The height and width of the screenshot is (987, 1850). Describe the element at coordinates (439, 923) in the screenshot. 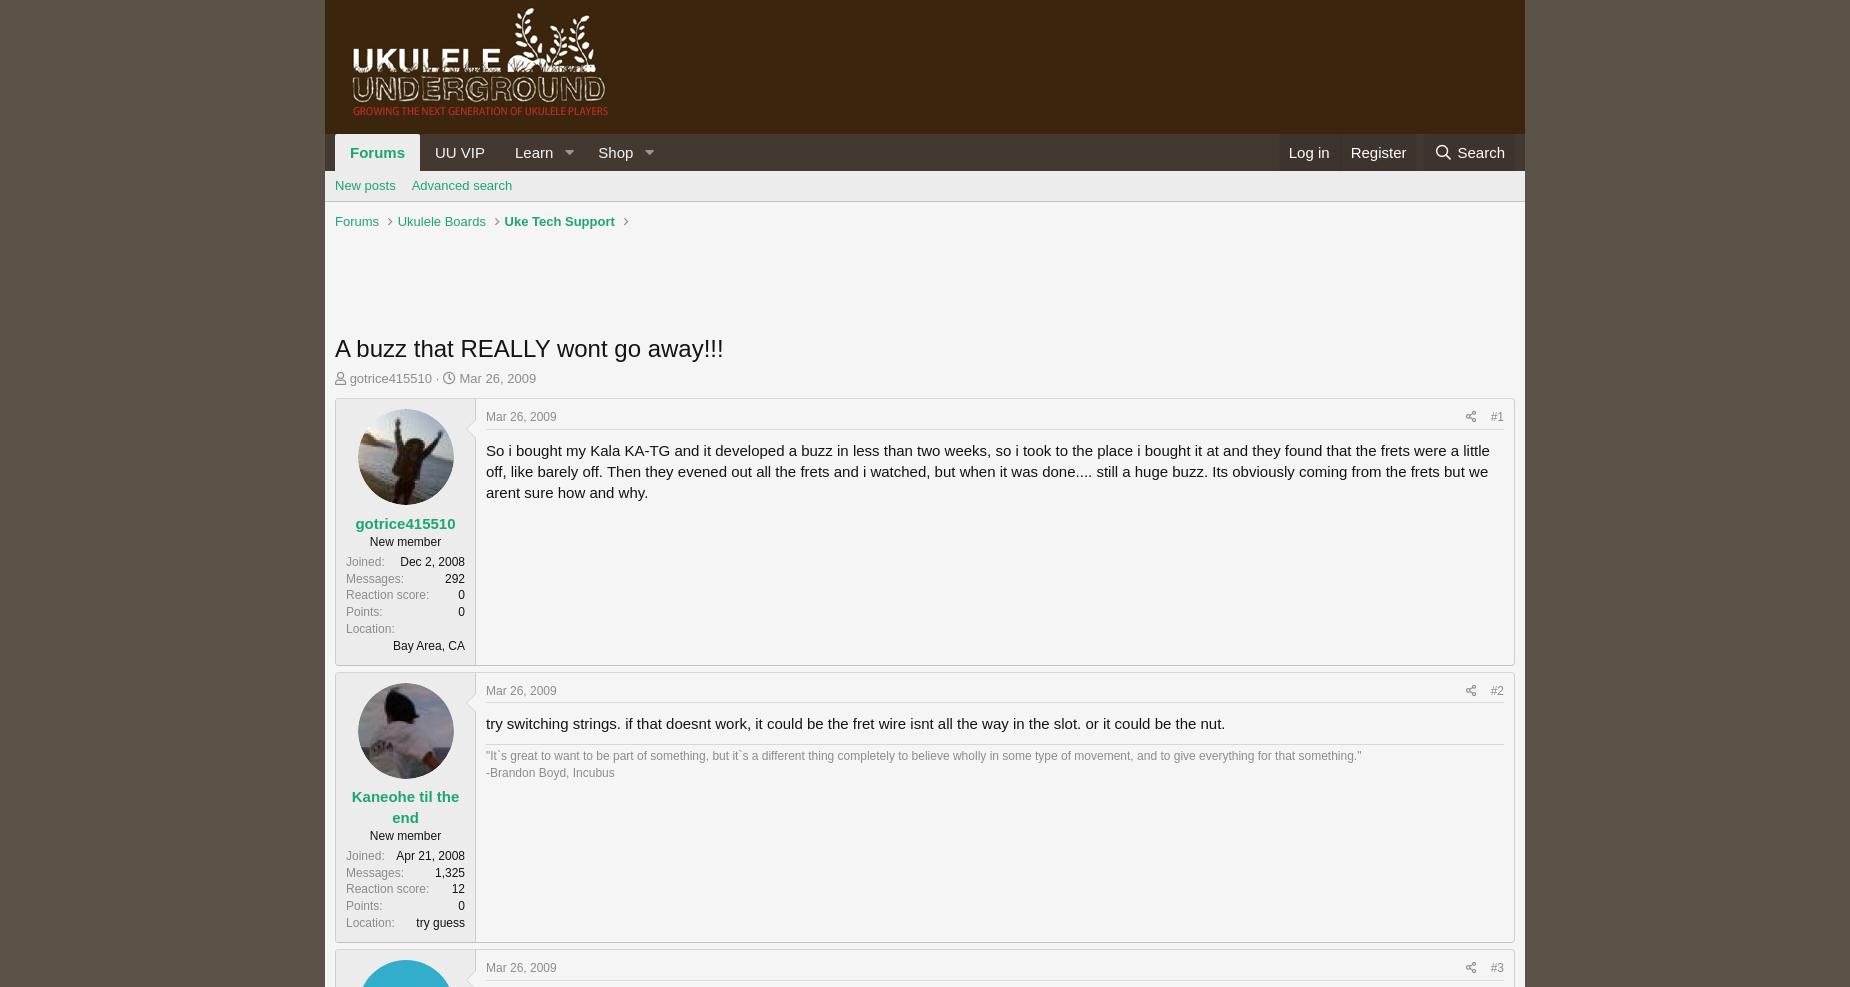

I see `'try guess'` at that location.